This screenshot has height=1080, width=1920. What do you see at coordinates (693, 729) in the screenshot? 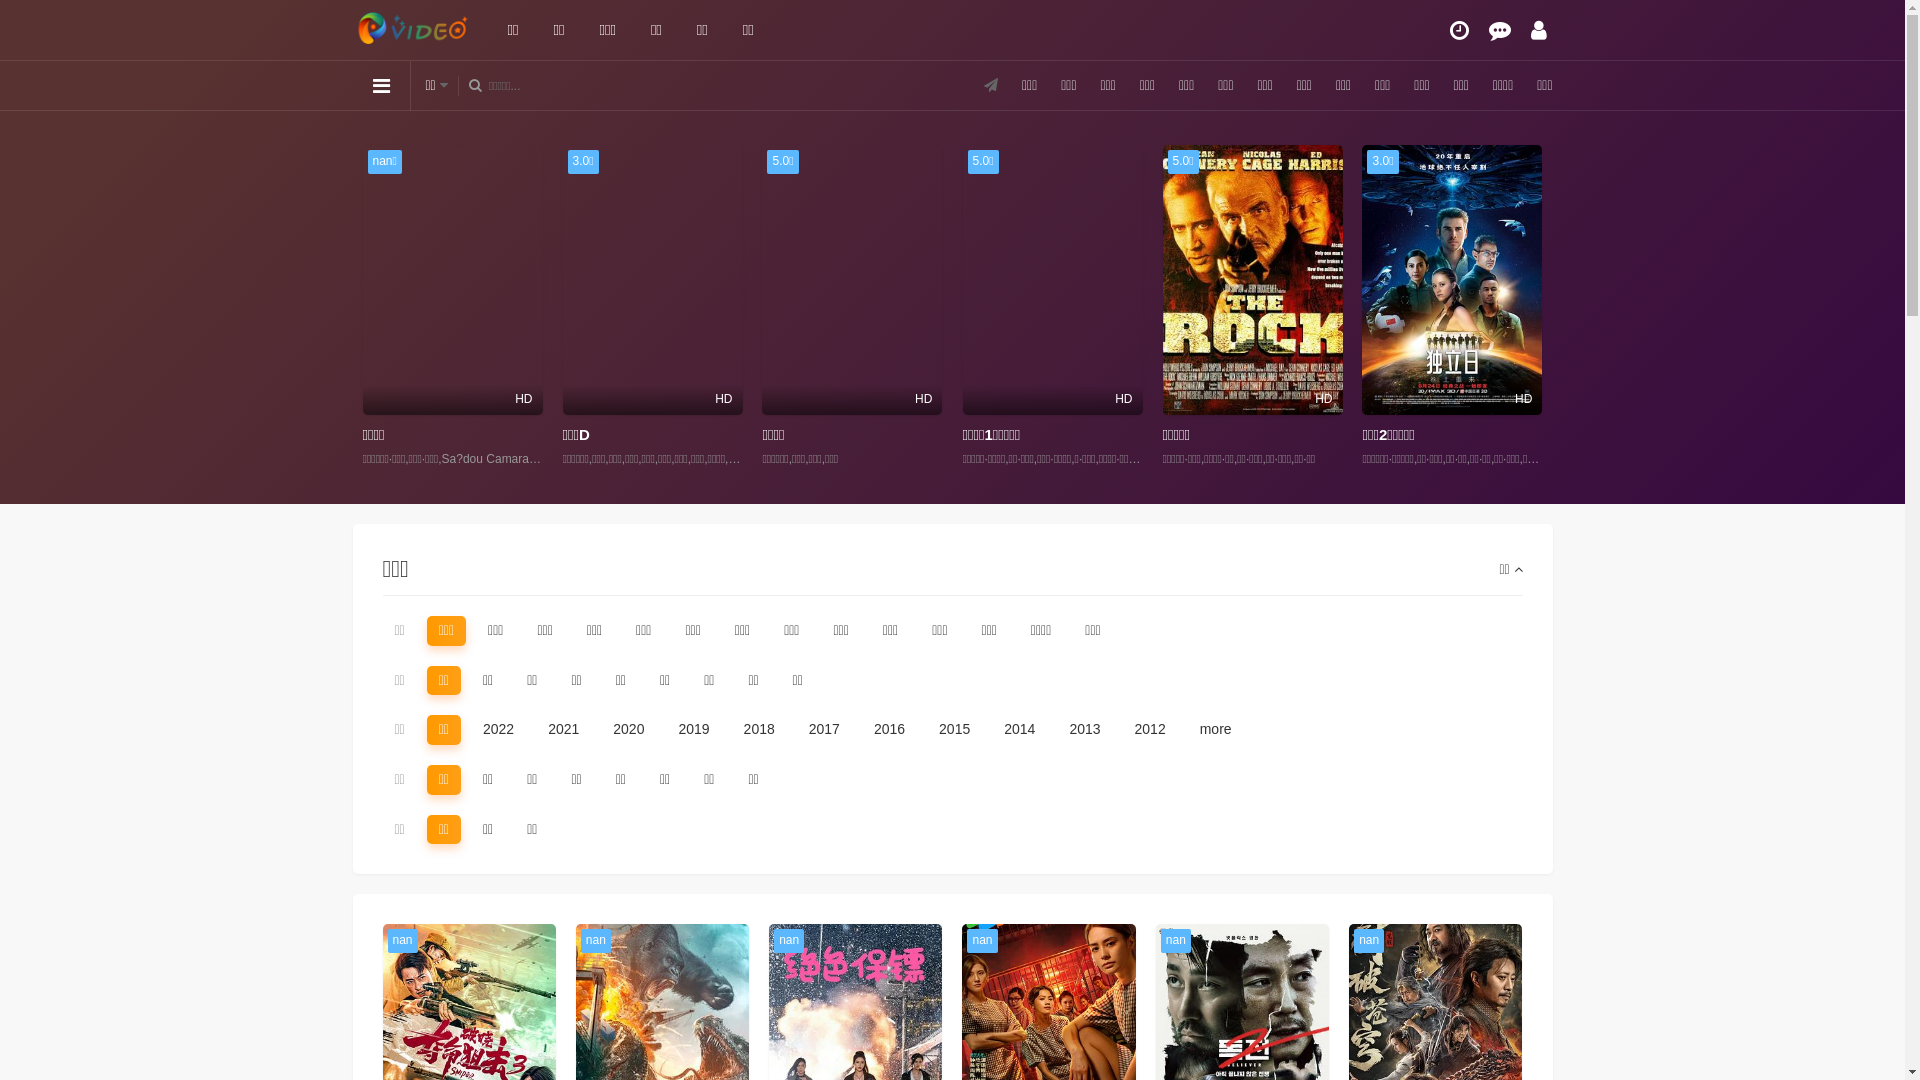
I see `'2019'` at bounding box center [693, 729].